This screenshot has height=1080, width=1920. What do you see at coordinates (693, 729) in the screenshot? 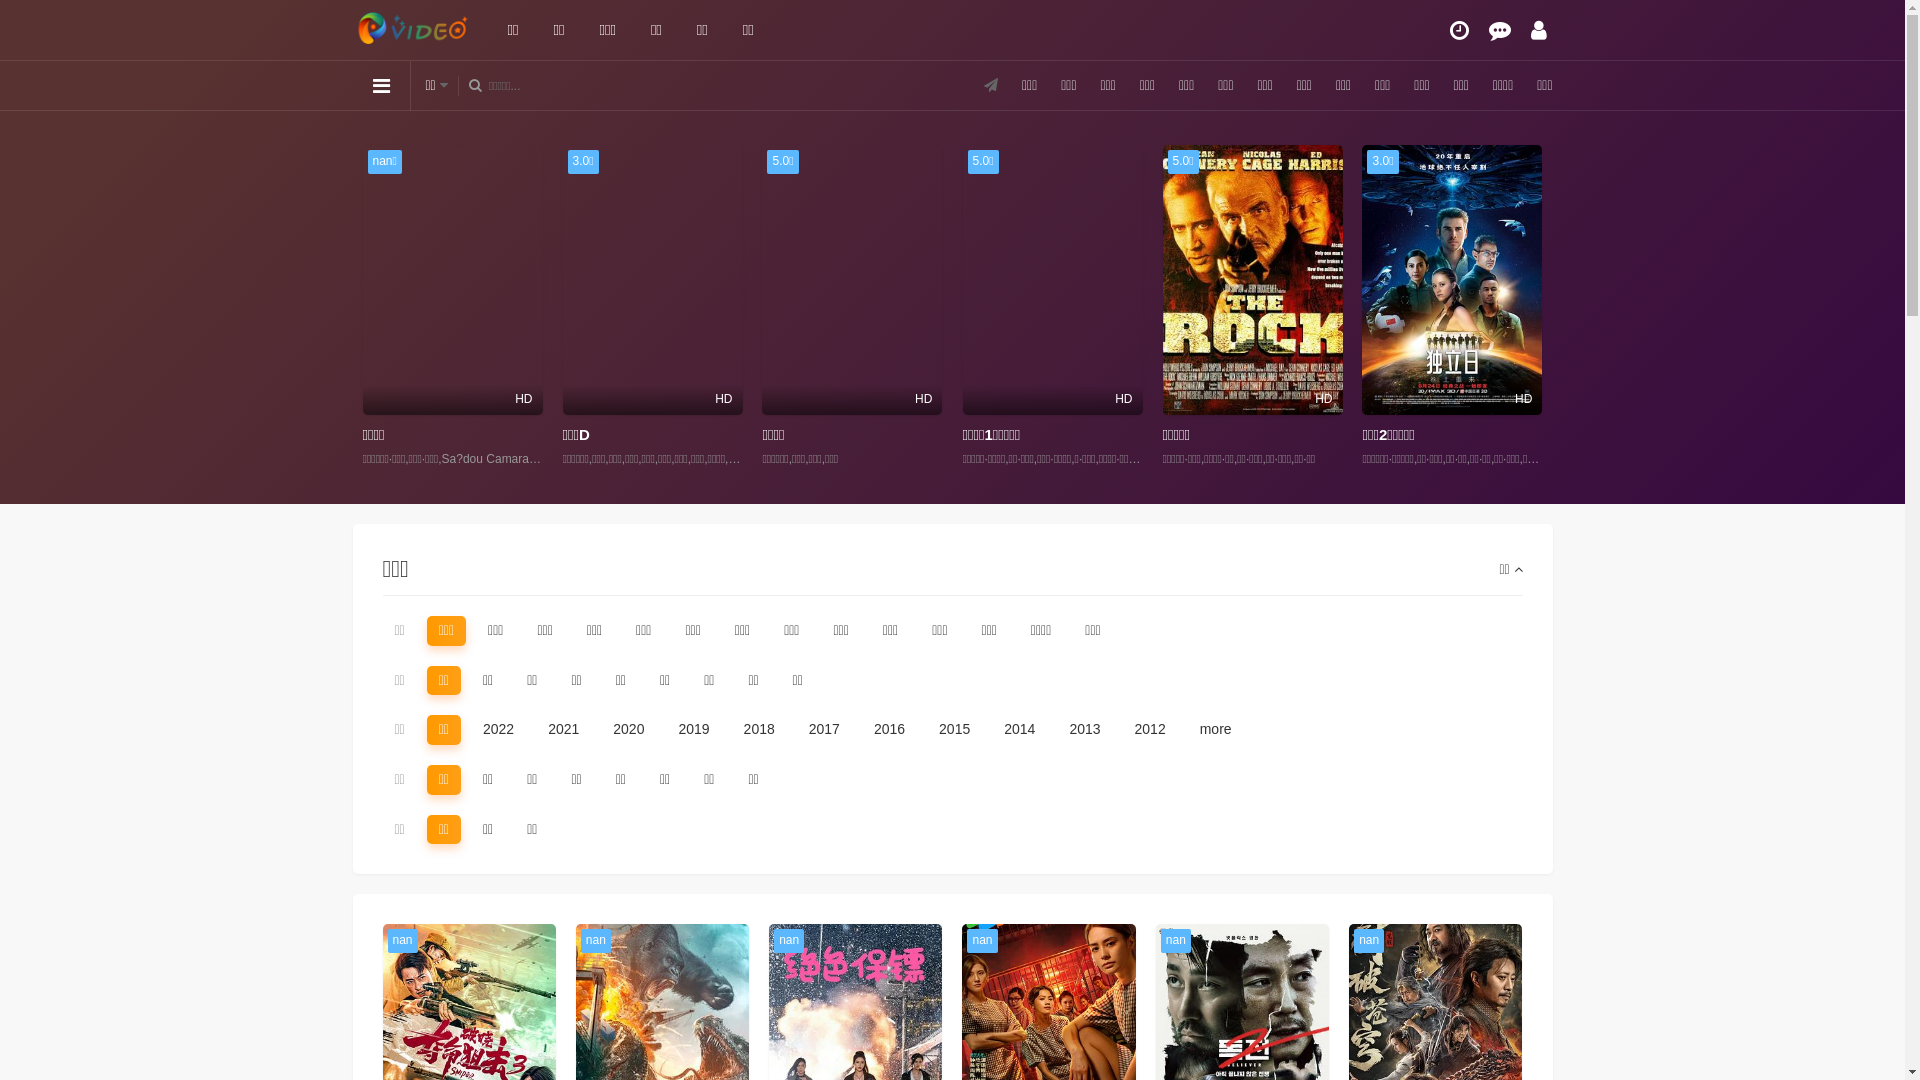
I see `'2019'` at bounding box center [693, 729].